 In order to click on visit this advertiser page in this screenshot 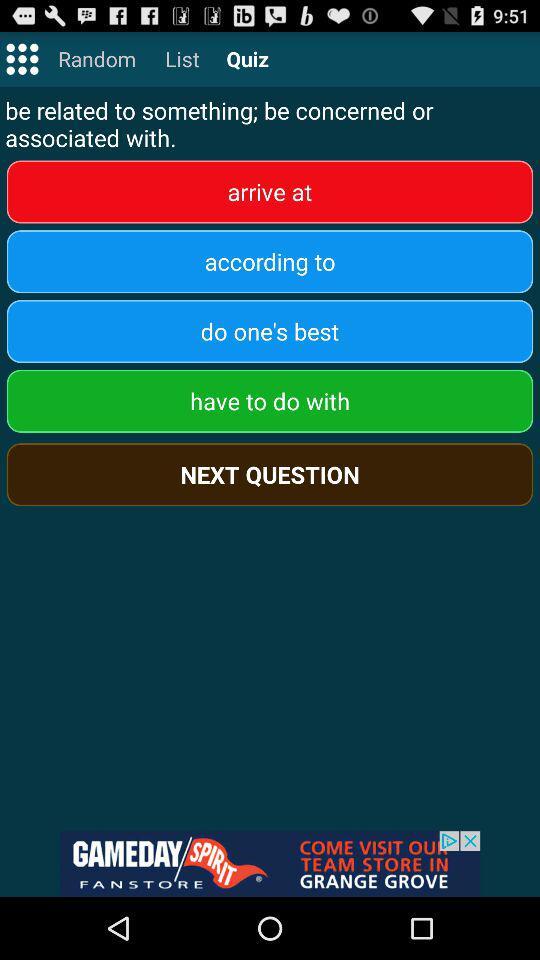, I will do `click(270, 863)`.